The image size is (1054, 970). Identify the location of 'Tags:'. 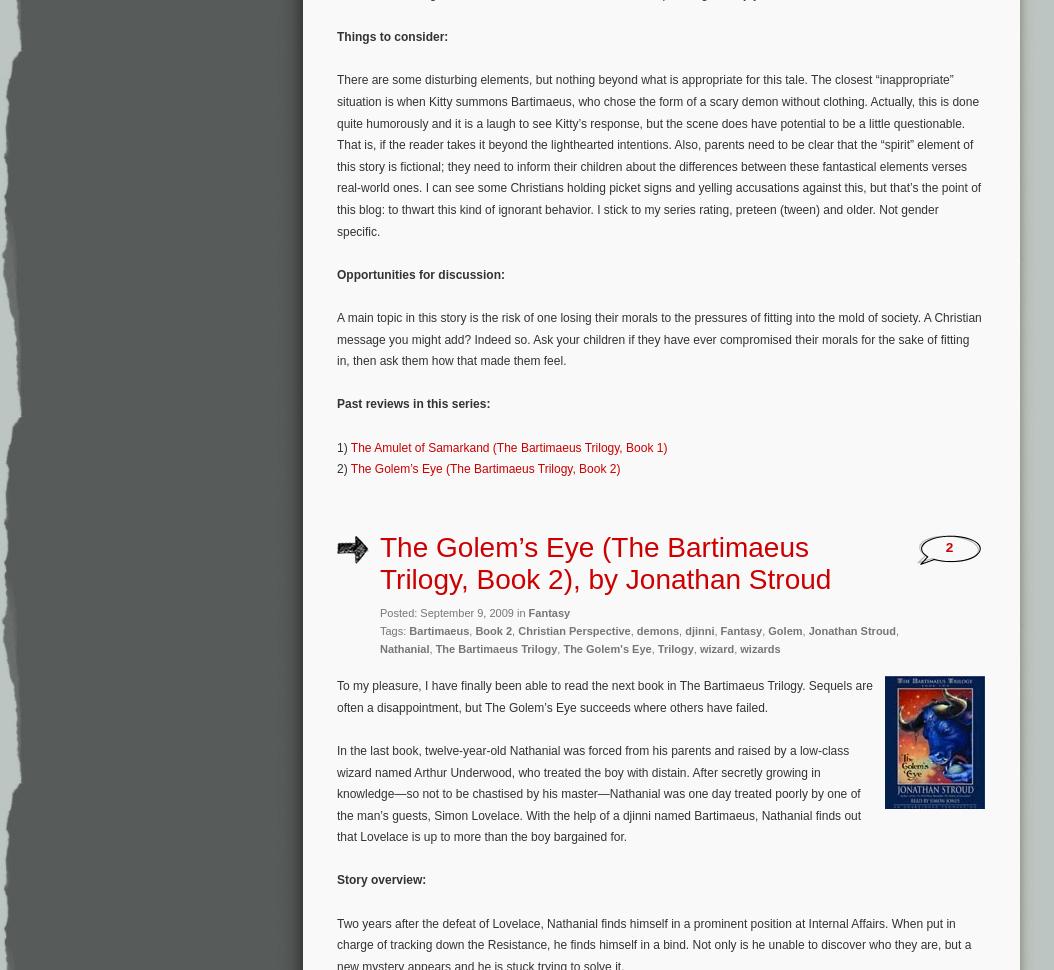
(393, 630).